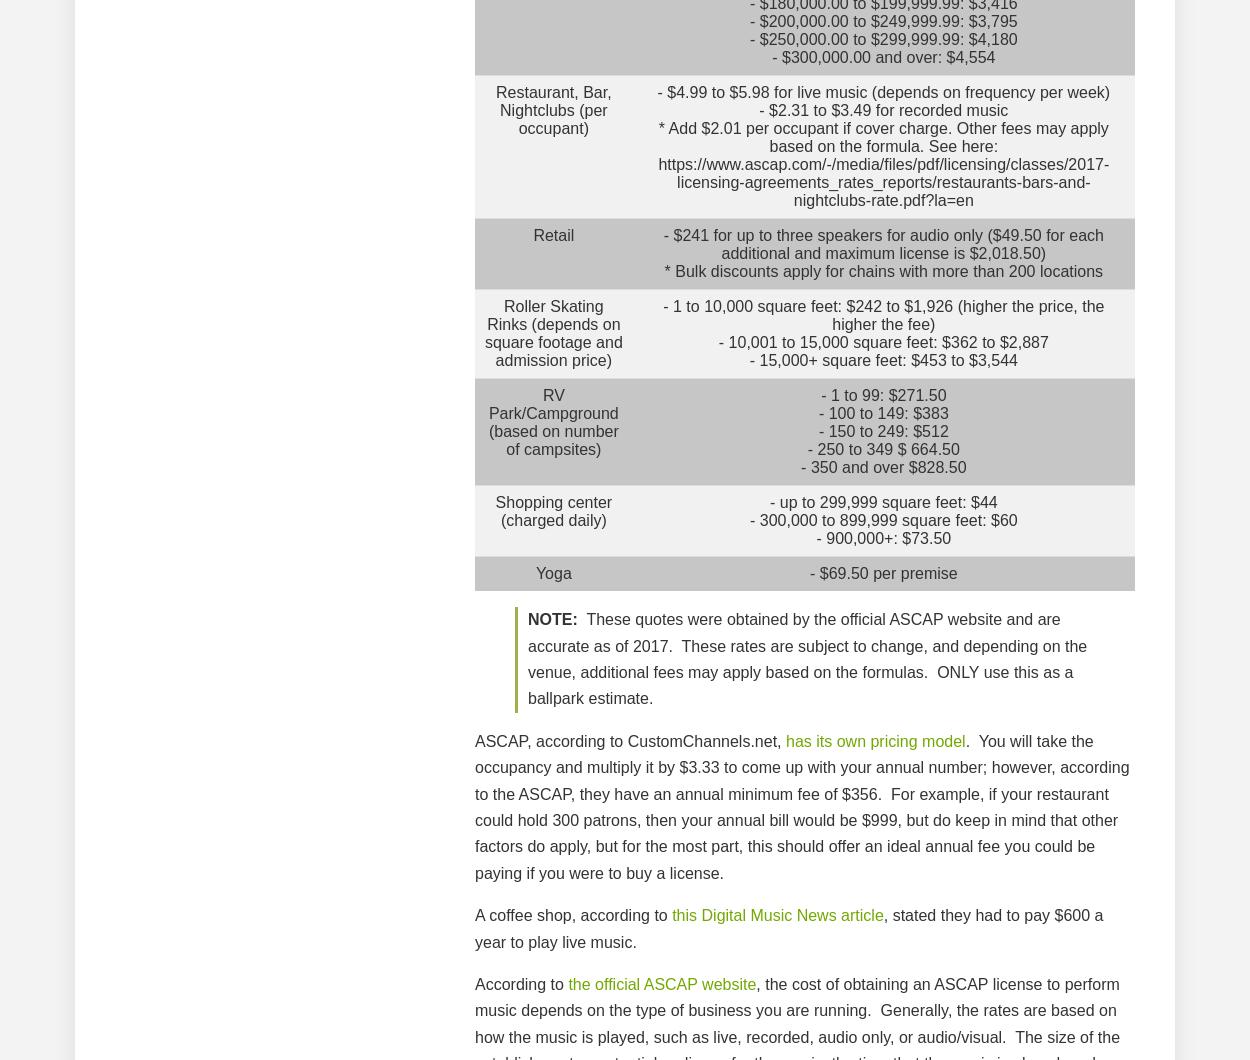 The width and height of the screenshot is (1250, 1060). I want to click on '- 150 to 249: $512', so click(883, 430).